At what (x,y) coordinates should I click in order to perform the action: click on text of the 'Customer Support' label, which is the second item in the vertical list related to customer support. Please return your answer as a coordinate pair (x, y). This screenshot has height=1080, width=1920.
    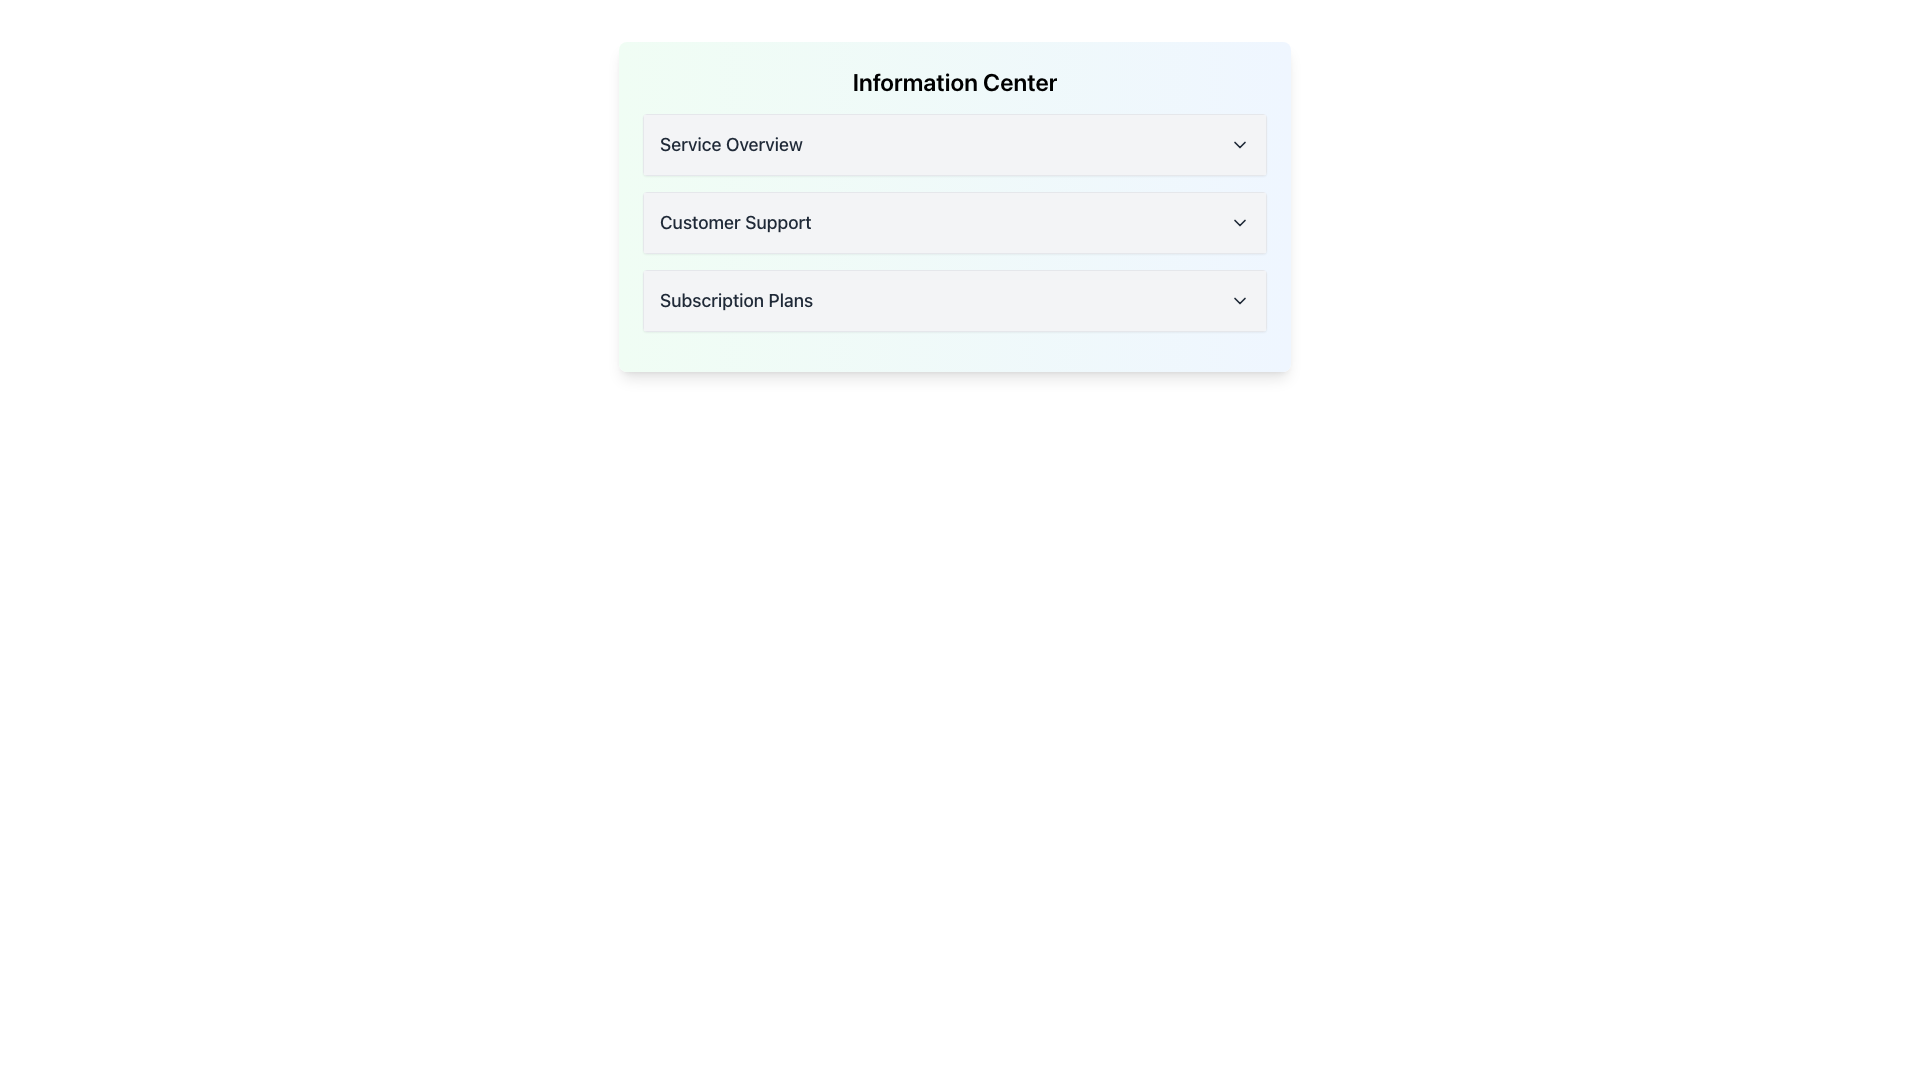
    Looking at the image, I should click on (734, 223).